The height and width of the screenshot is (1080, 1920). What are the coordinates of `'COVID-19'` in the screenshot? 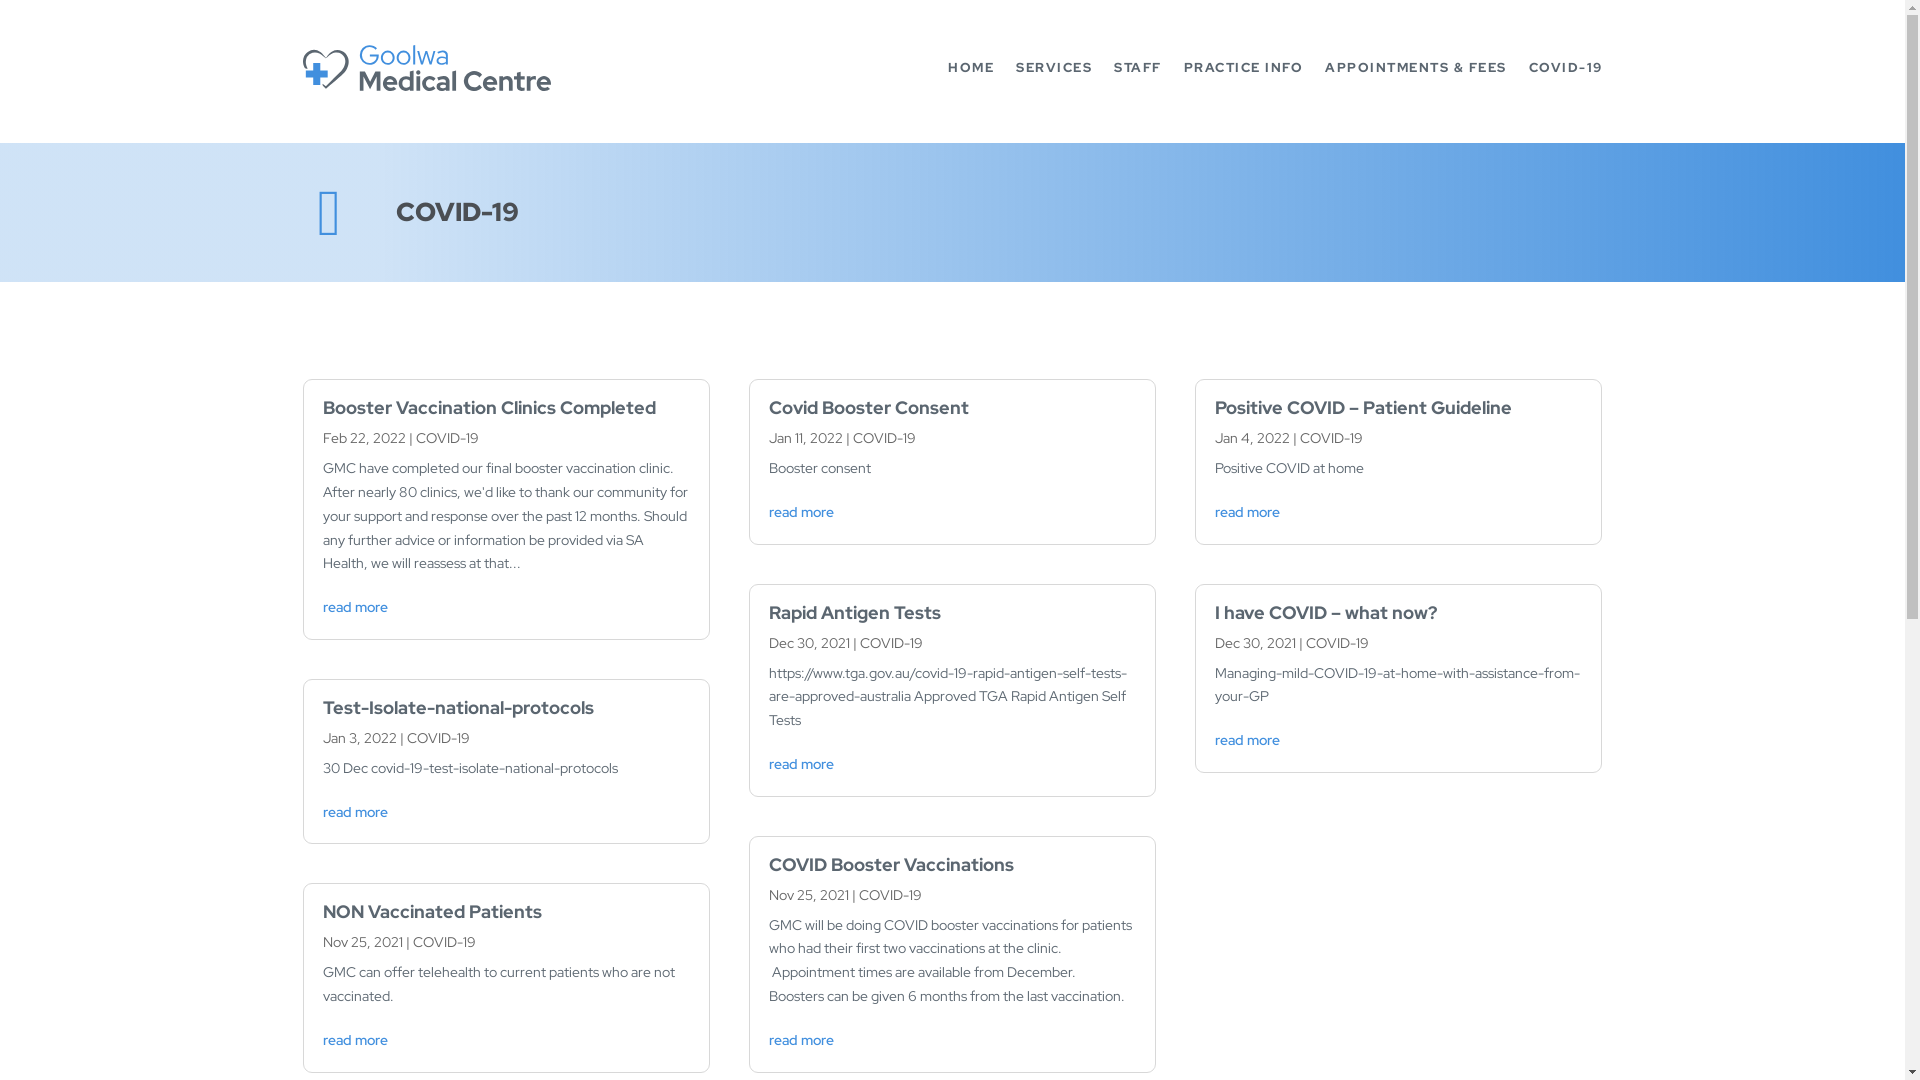 It's located at (446, 437).